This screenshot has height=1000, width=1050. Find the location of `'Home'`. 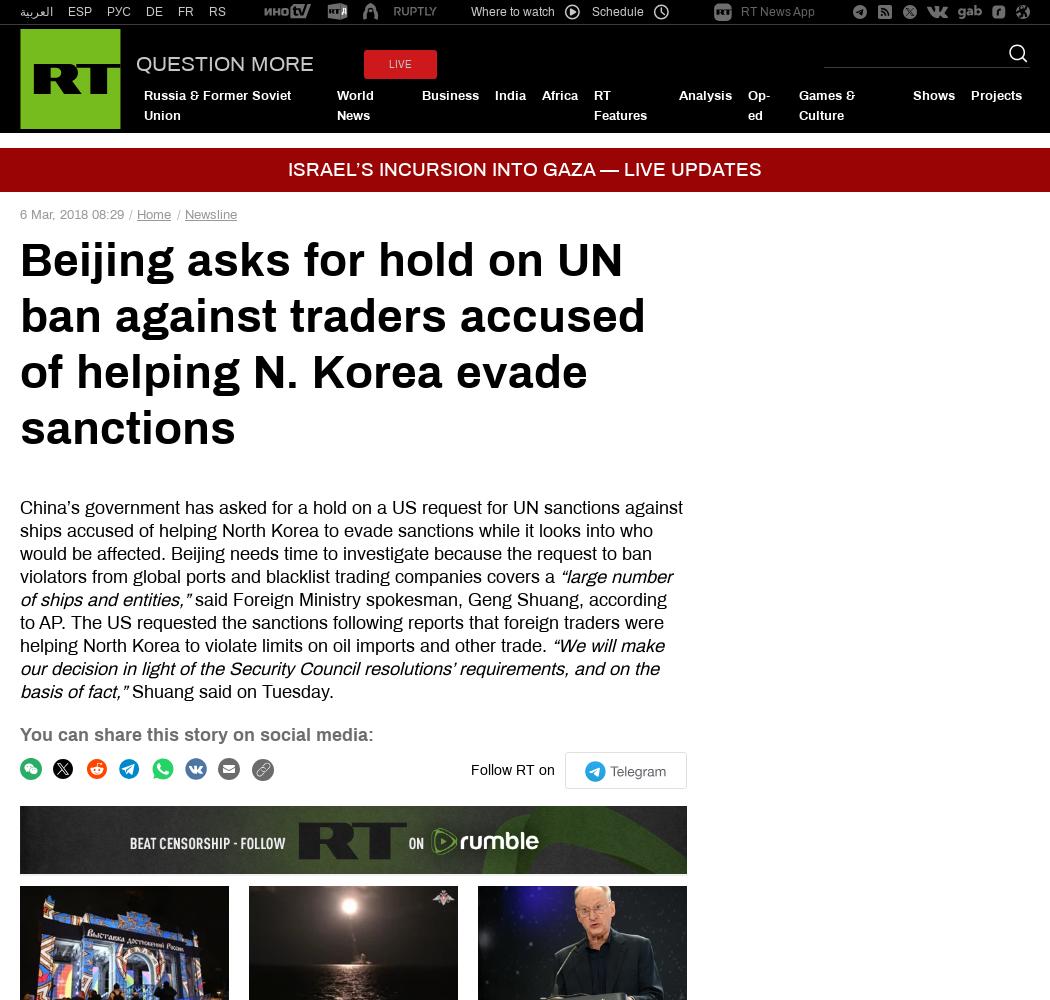

'Home' is located at coordinates (154, 213).